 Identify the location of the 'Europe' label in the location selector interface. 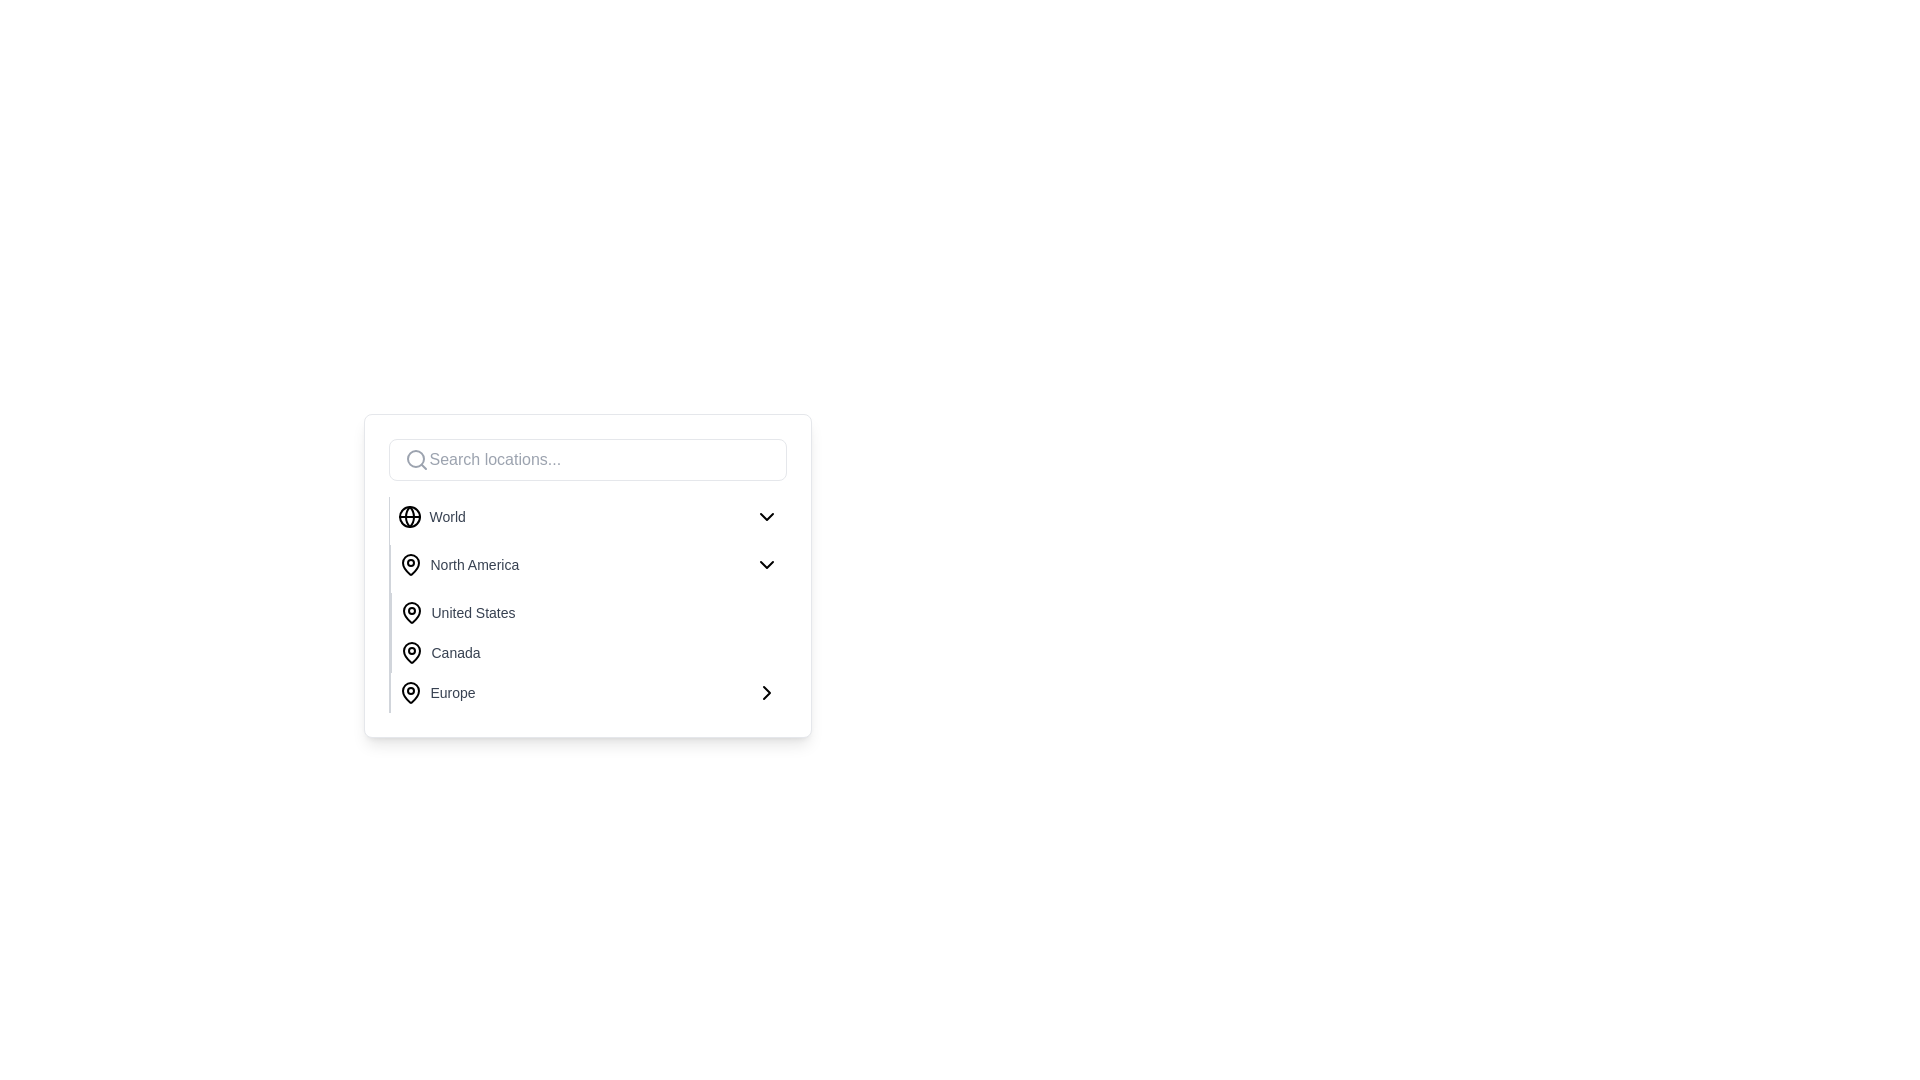
(452, 692).